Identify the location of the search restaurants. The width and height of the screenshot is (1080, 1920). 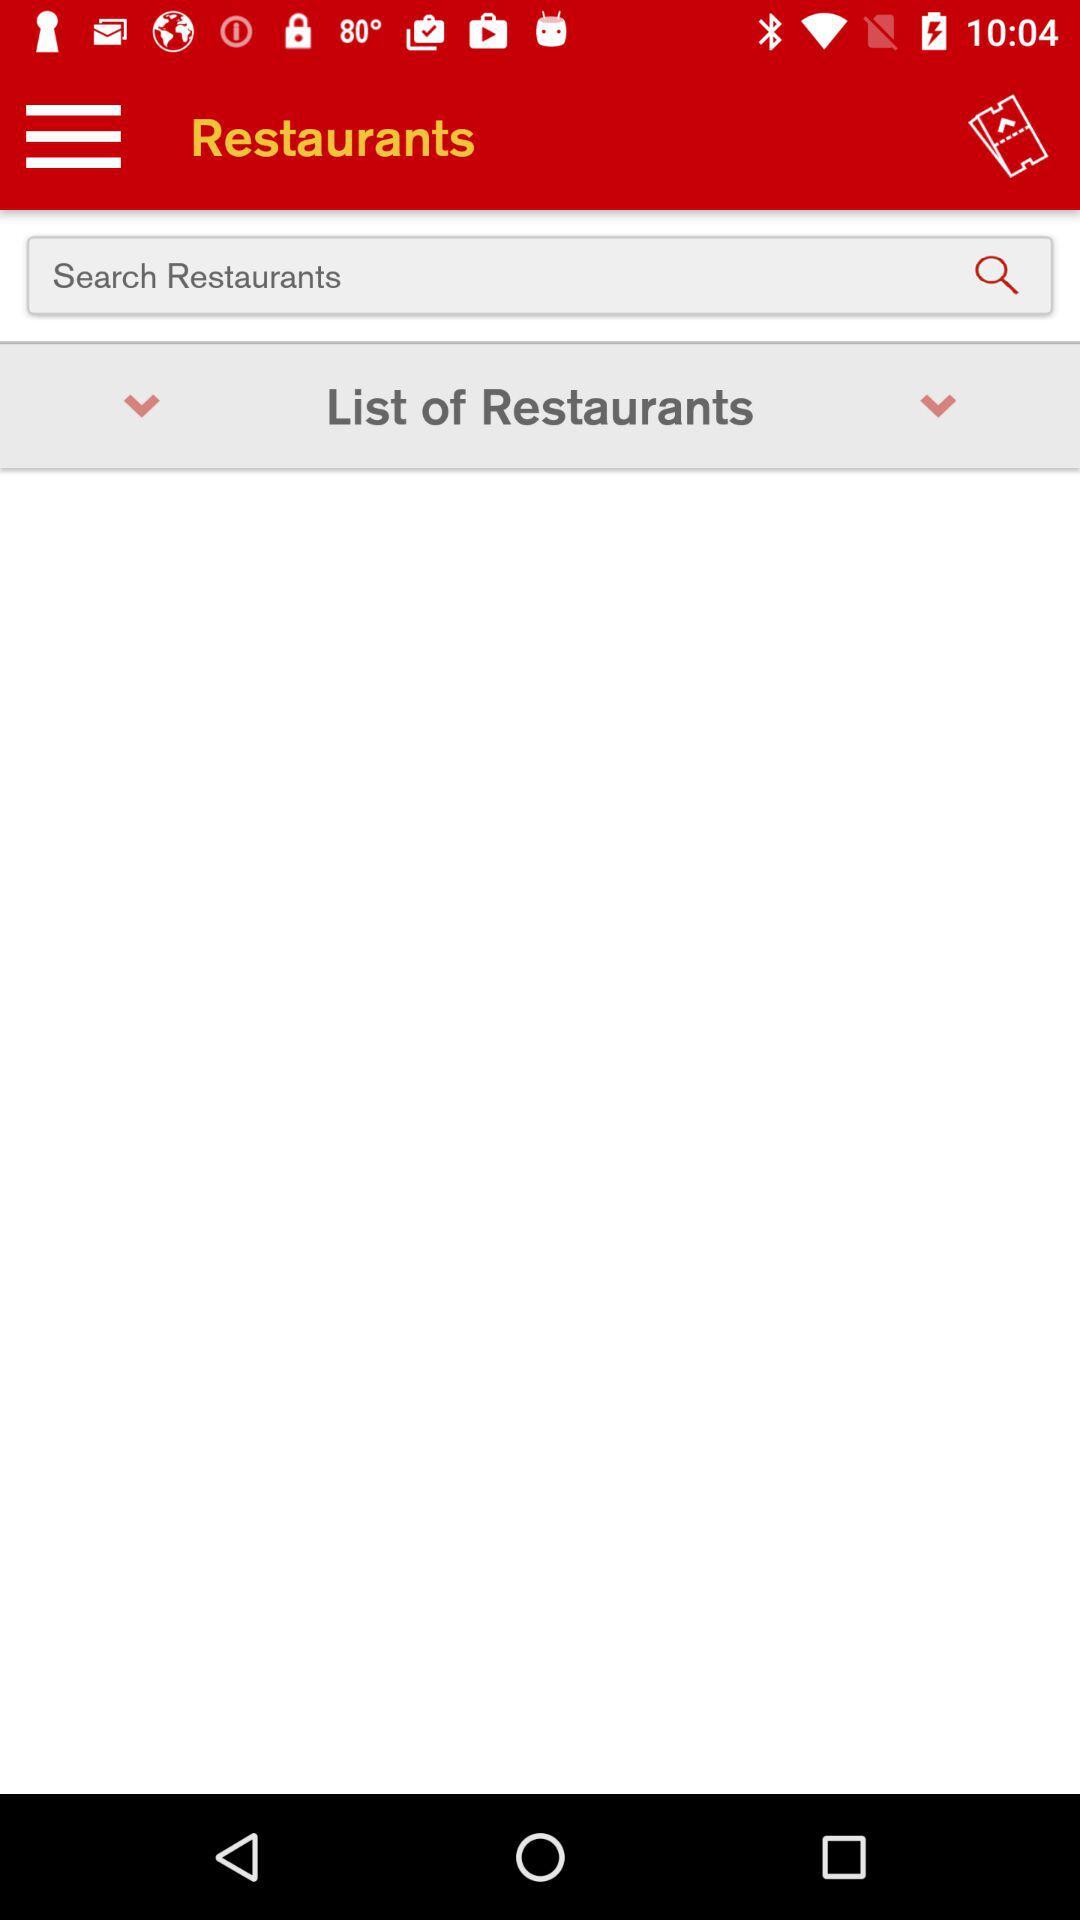
(540, 274).